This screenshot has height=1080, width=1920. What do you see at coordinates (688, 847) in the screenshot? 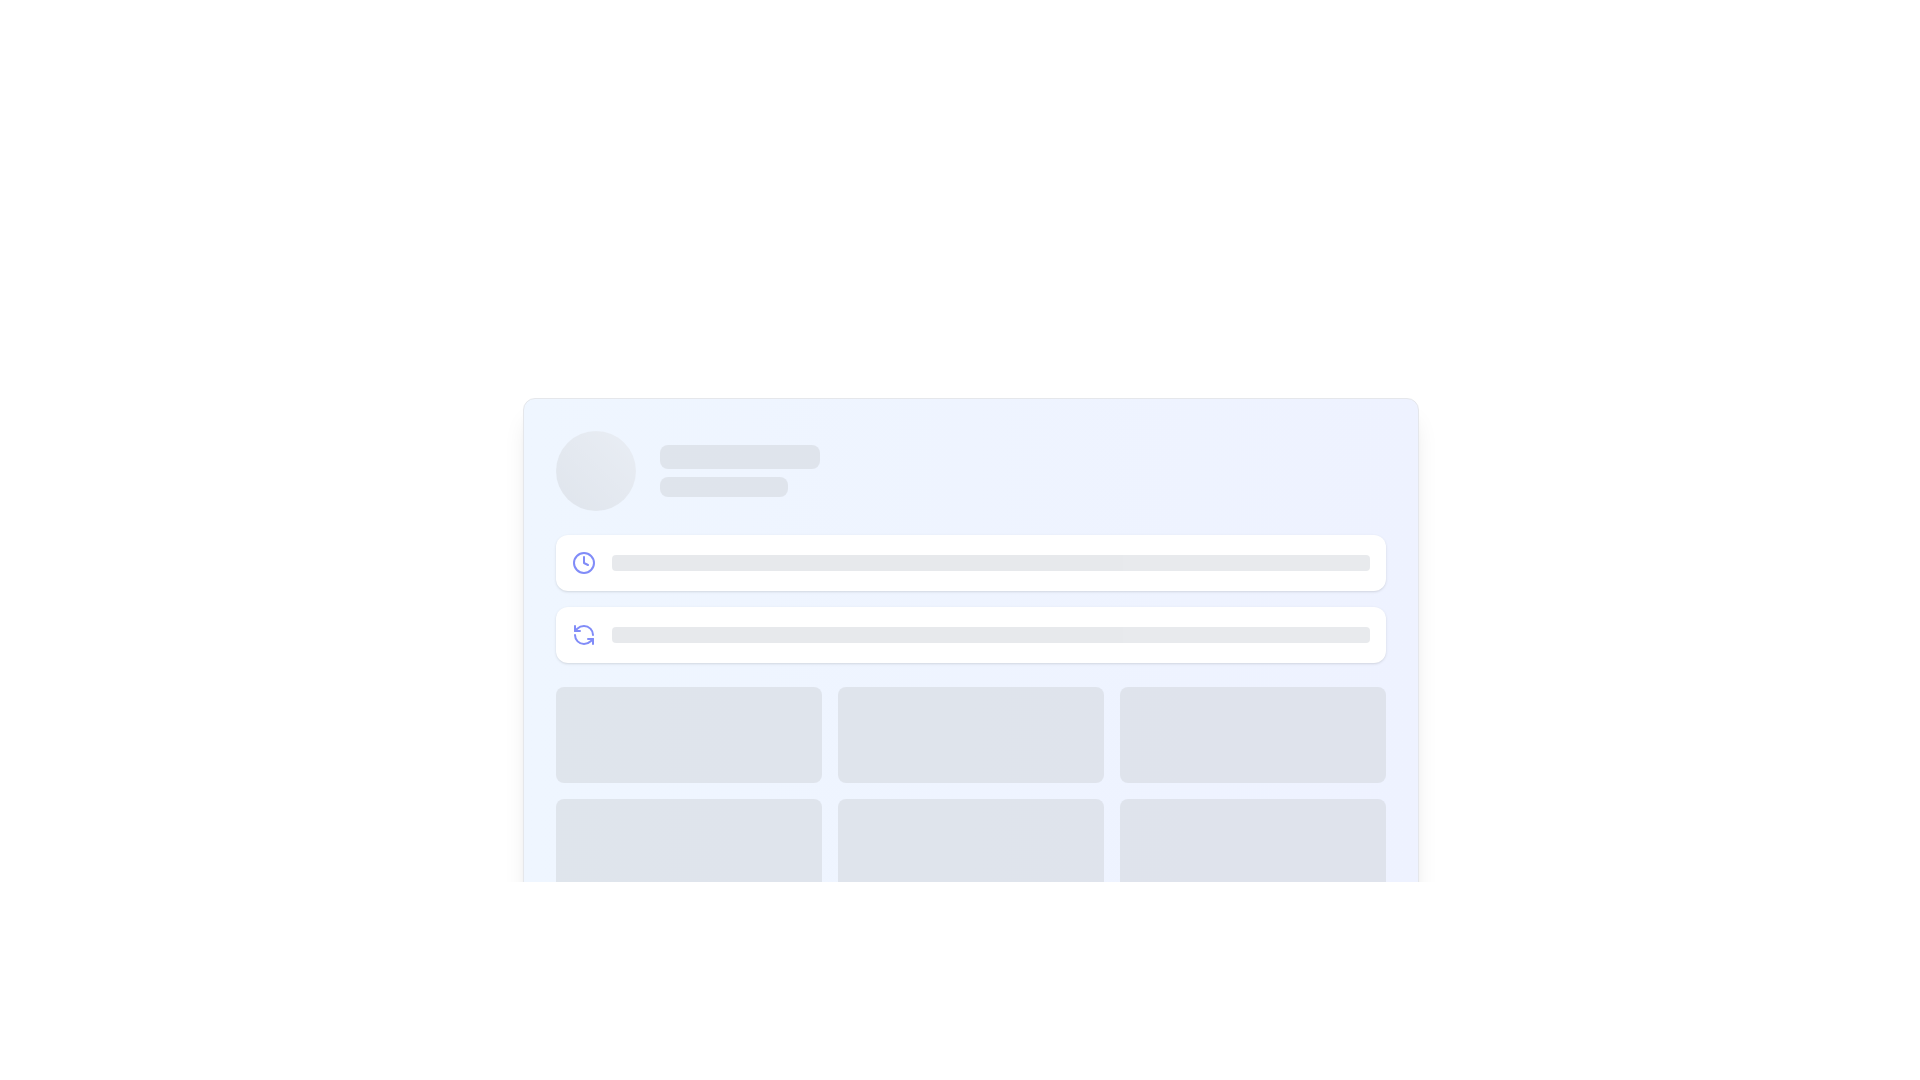
I see `the Loading Placeholder element, which is a rectangular card with rounded corners and a grayish tone, located in the second row and first column of a 3-column grid layout` at bounding box center [688, 847].